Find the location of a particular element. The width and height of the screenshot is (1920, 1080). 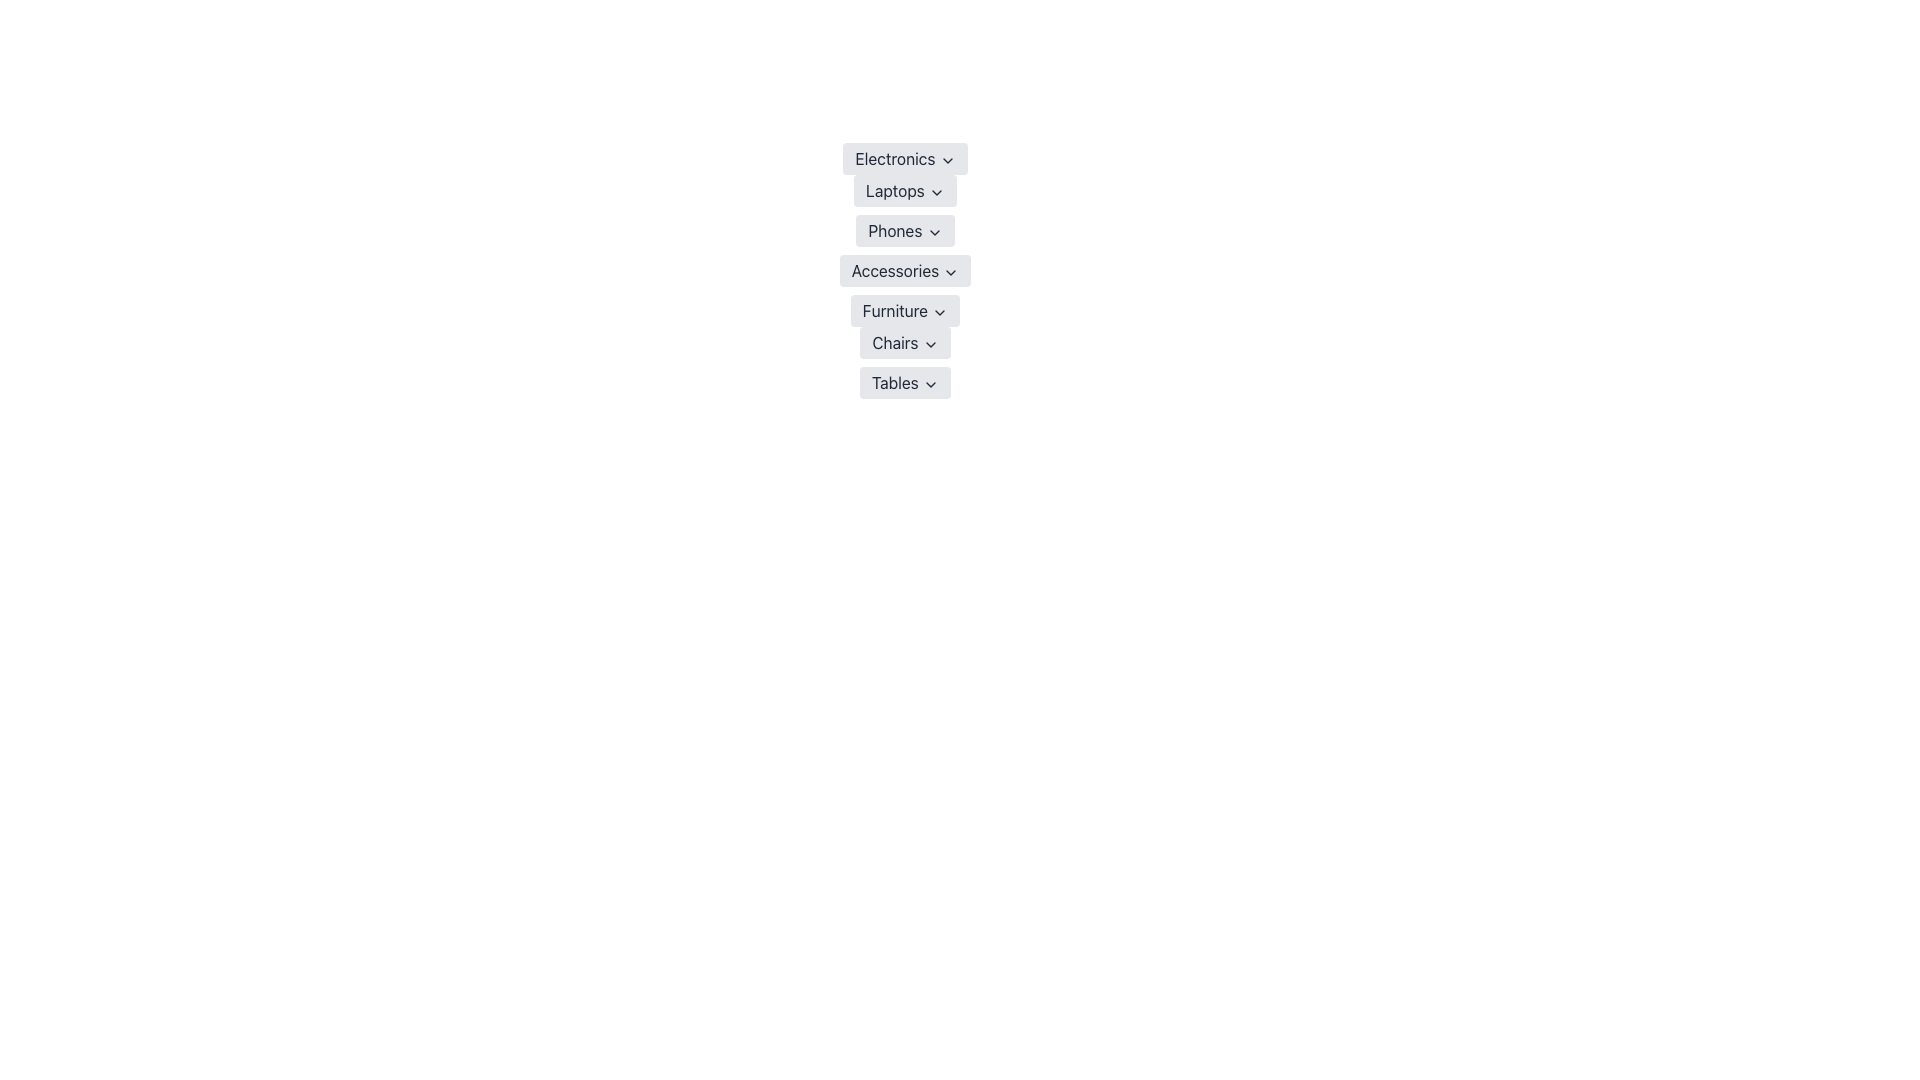

the 'Phones' dropdown menu button, which has a gray background and dark gray text, located in the Electronics section as the third button in the vertical list is located at coordinates (904, 230).